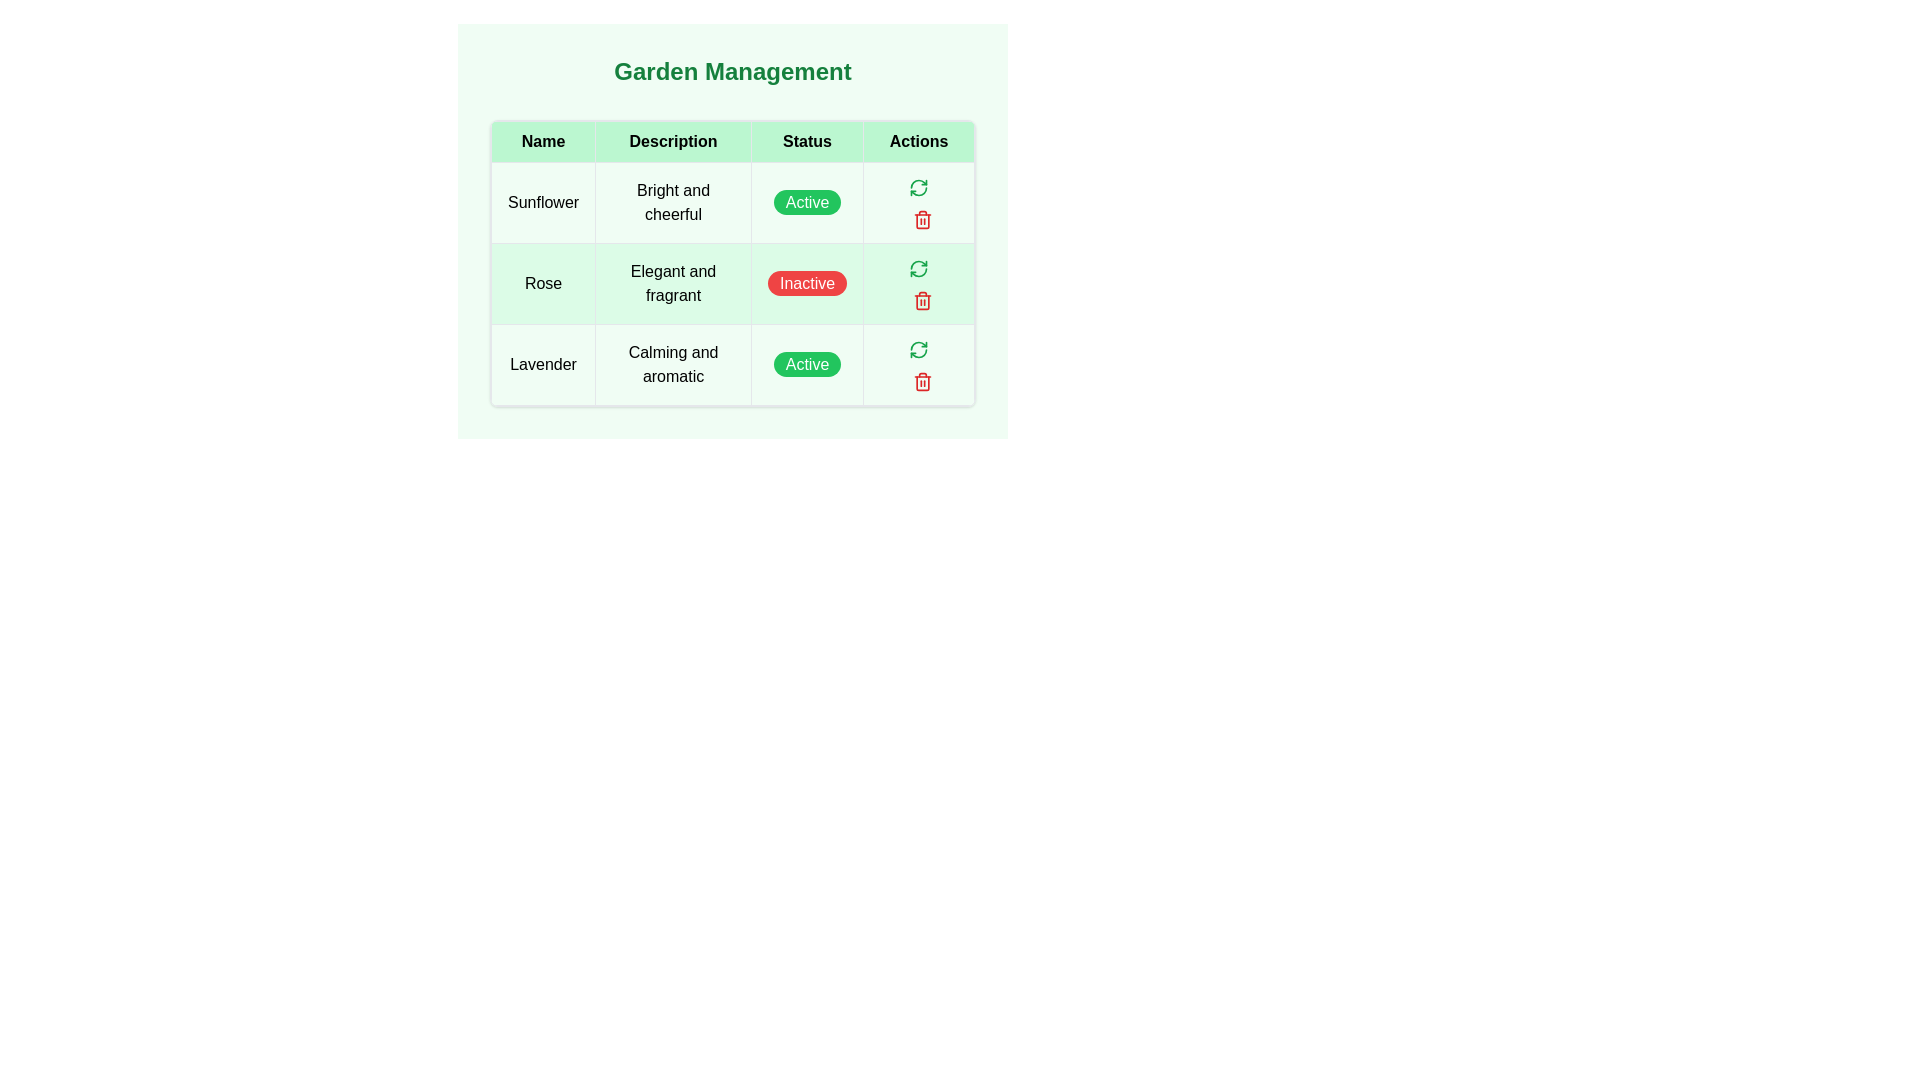 The width and height of the screenshot is (1920, 1080). I want to click on the delete button located in the 'Actions' column of the table row corresponding to the 'Rose' item, so click(922, 300).